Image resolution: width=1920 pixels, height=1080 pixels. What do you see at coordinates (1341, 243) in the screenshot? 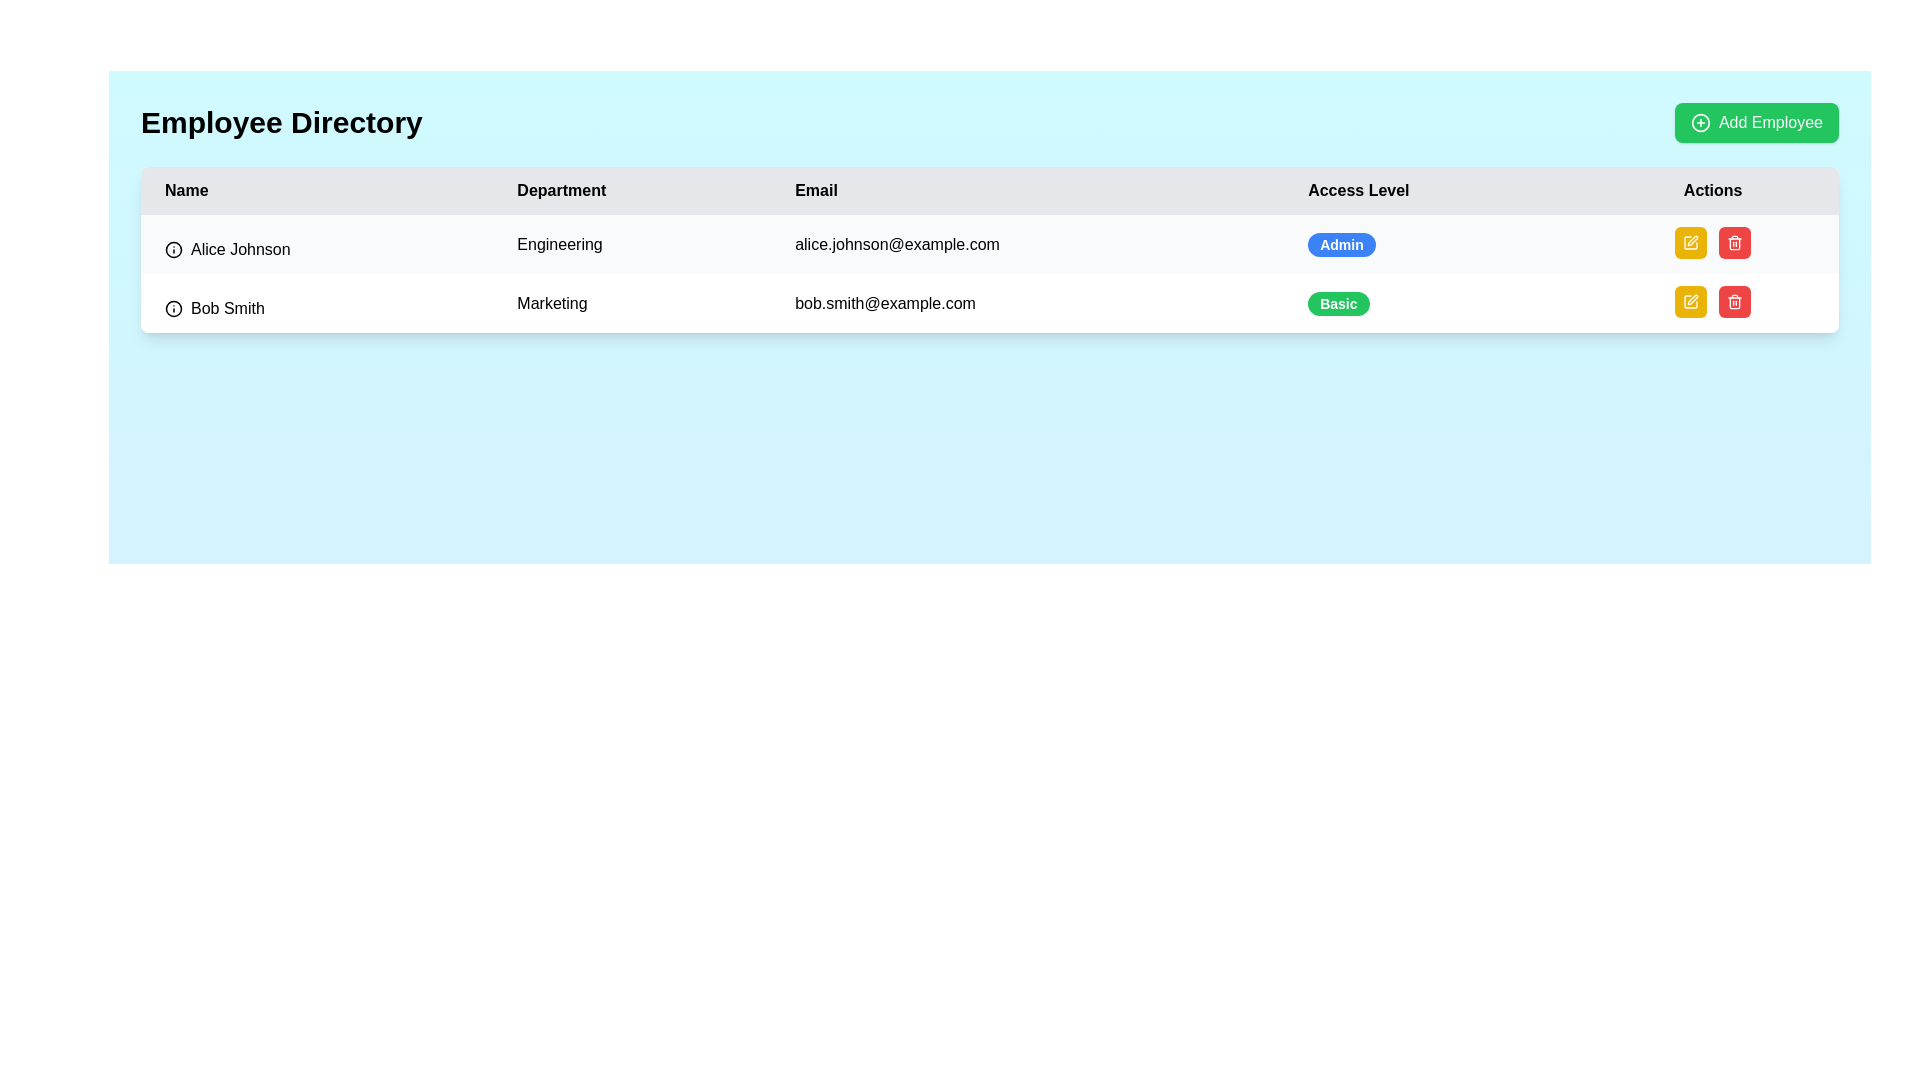
I see `the badge indicating the access level for the 'Admin' role in the first row of the table corresponding to 'Alice Johnson'` at bounding box center [1341, 243].